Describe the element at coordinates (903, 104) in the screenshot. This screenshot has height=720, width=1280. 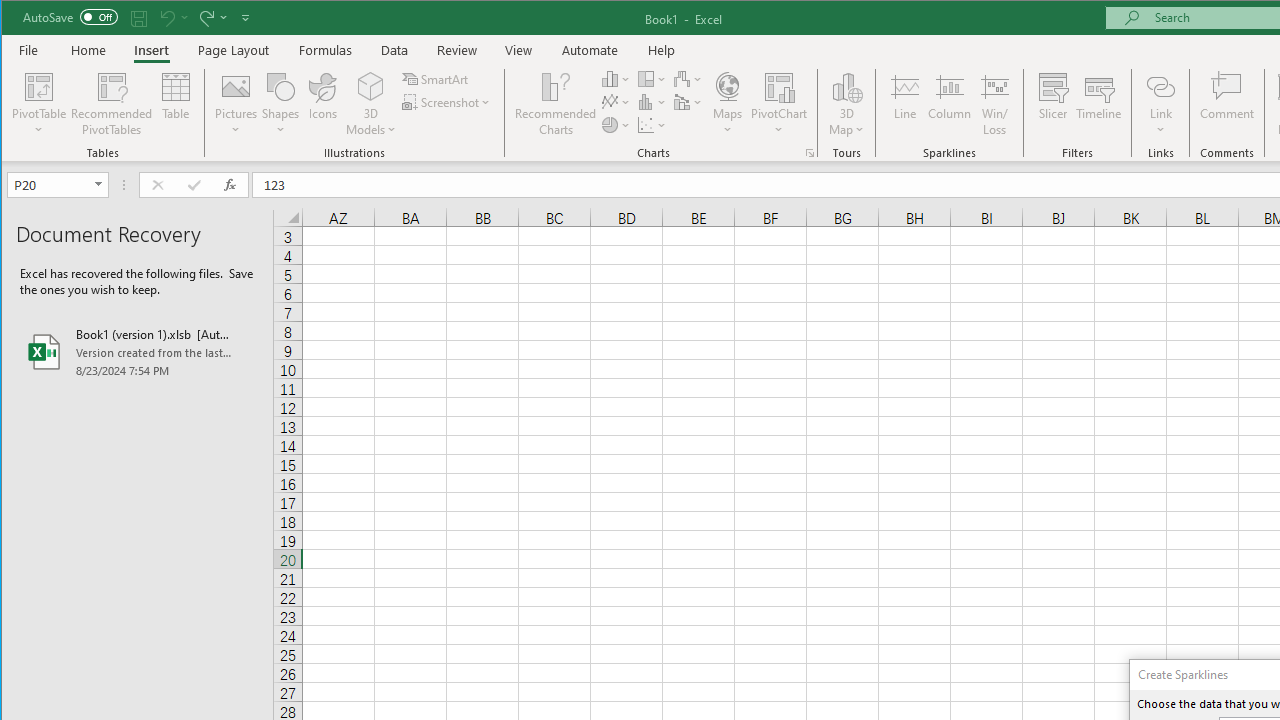
I see `'Line'` at that location.